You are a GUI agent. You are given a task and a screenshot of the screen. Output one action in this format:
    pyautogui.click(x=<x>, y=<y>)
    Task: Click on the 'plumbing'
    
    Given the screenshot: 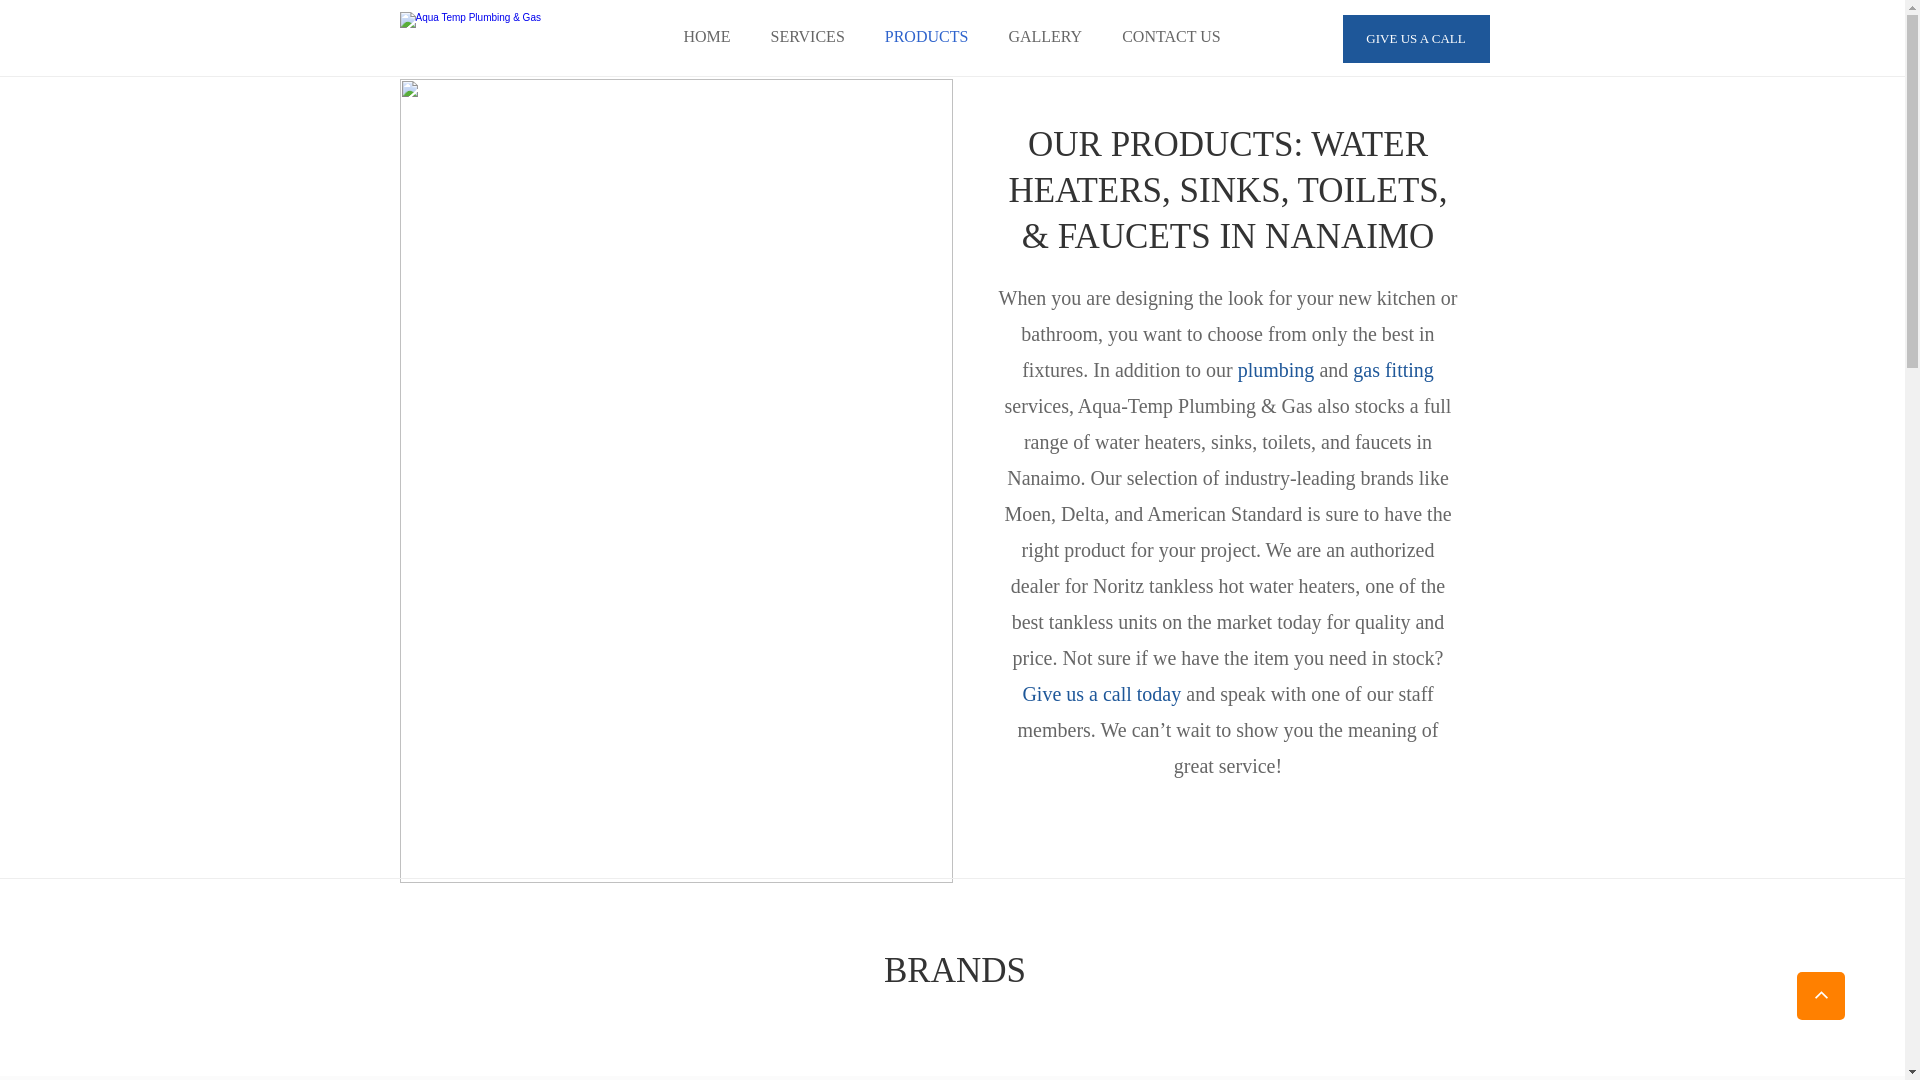 What is the action you would take?
    pyautogui.click(x=1232, y=370)
    